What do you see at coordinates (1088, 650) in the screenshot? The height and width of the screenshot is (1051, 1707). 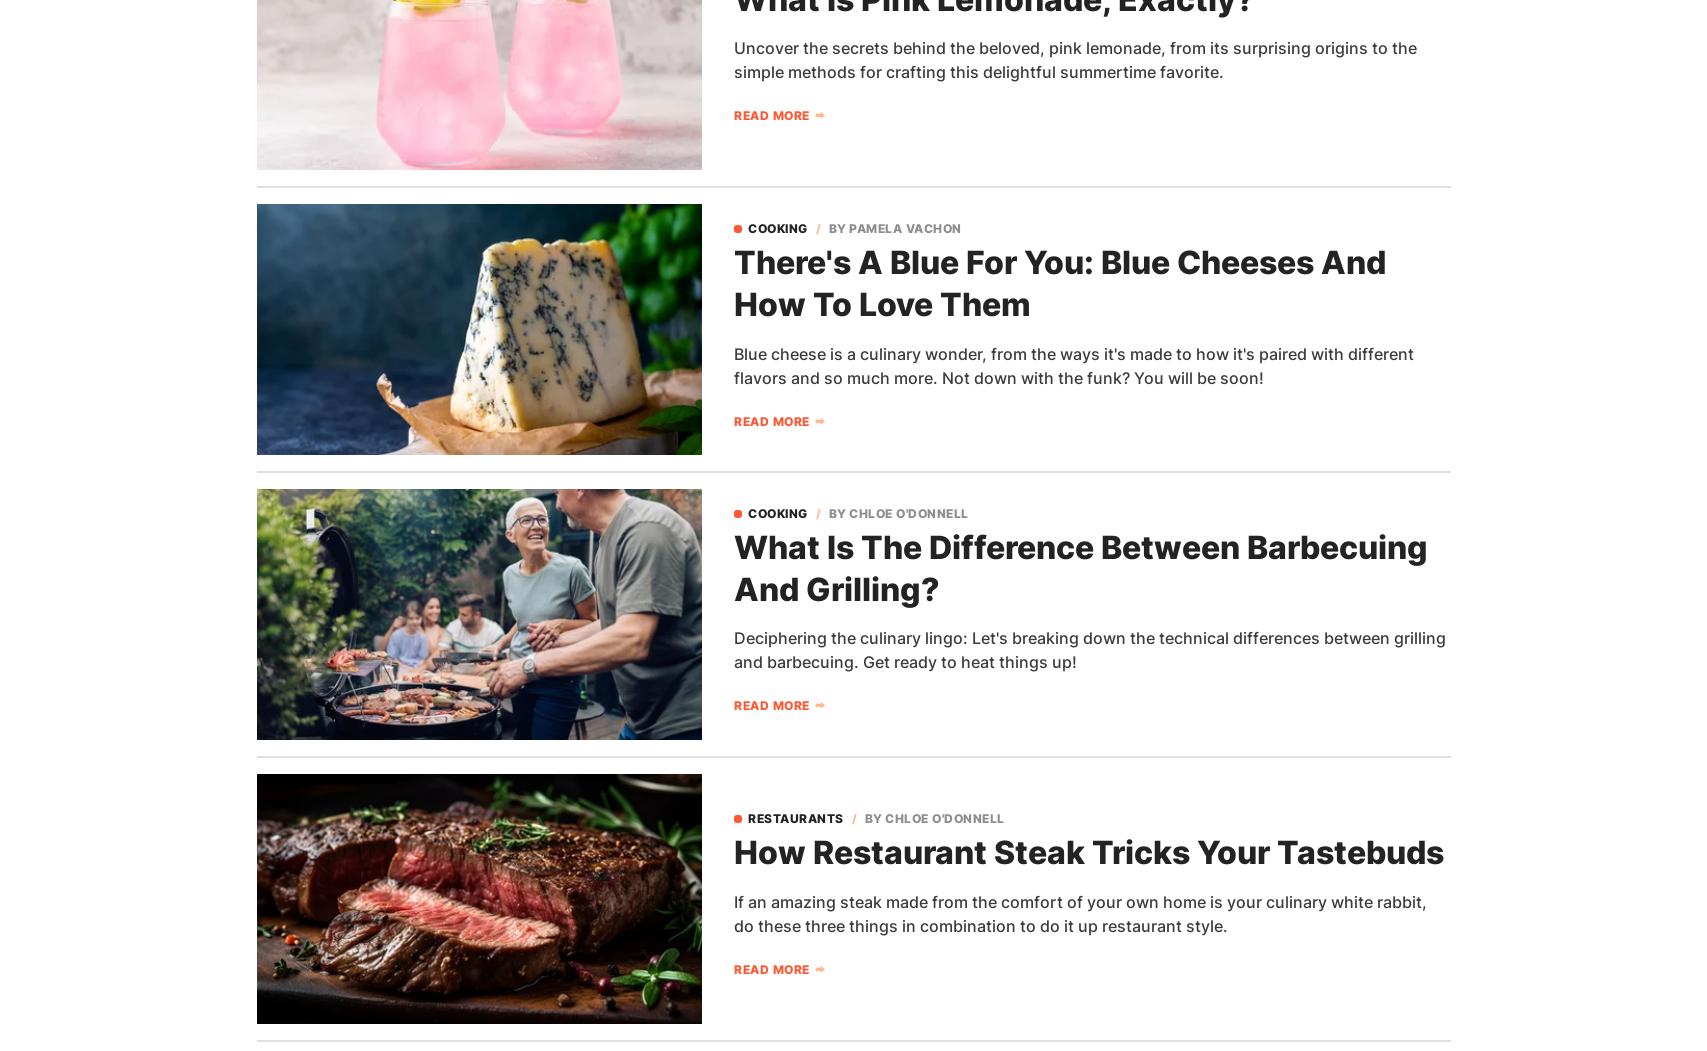 I see `'Deciphering the culinary lingo: Let's breaking down the technical differences between grilling and barbecuing. Get ready to heat things up!'` at bounding box center [1088, 650].